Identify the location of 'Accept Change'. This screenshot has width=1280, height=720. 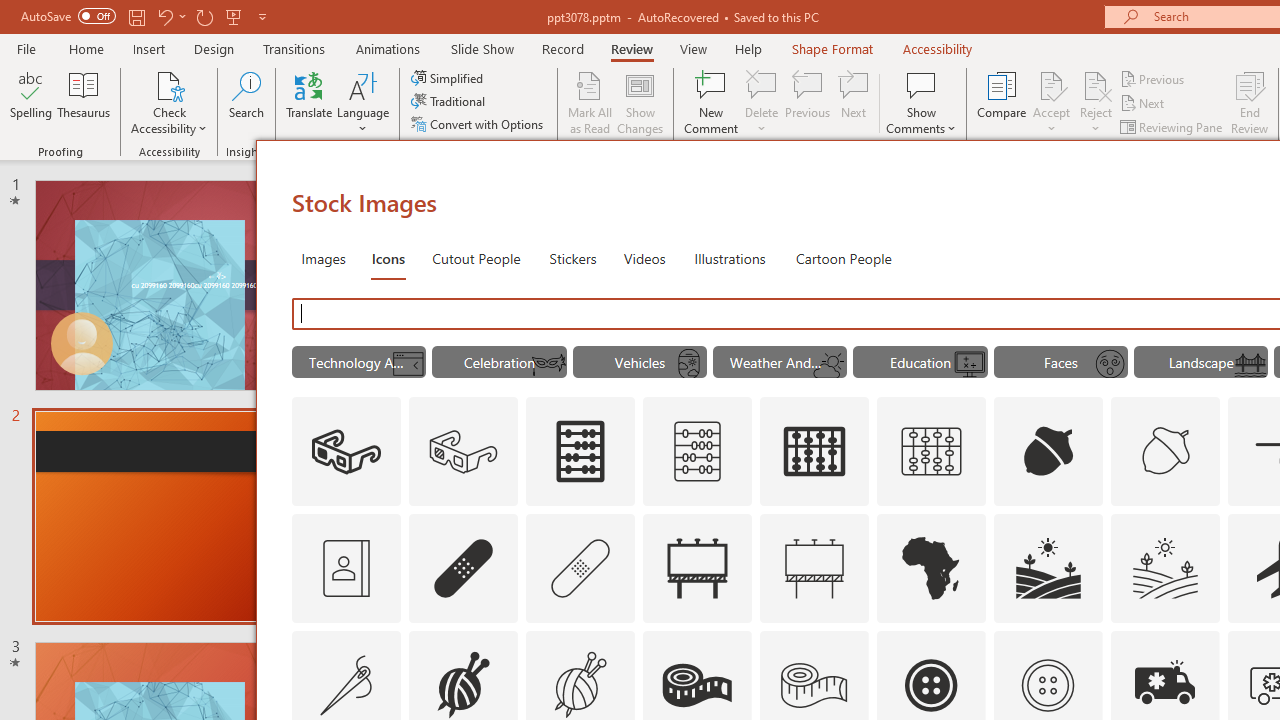
(1050, 84).